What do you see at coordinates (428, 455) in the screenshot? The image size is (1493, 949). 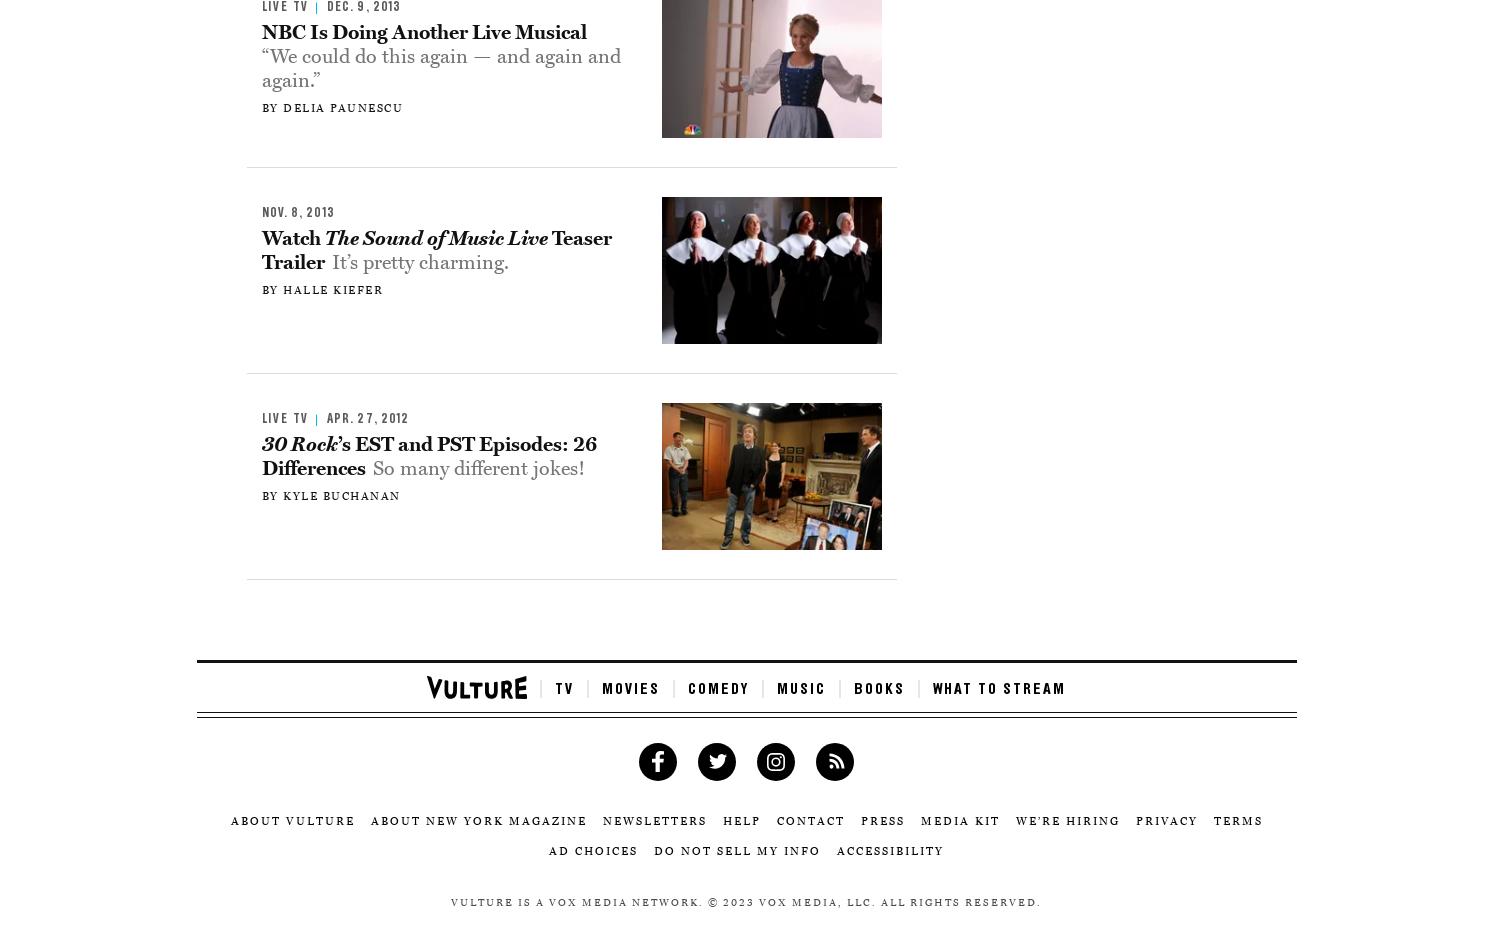 I see `'’s EST and PST Episodes: 26 Differences'` at bounding box center [428, 455].